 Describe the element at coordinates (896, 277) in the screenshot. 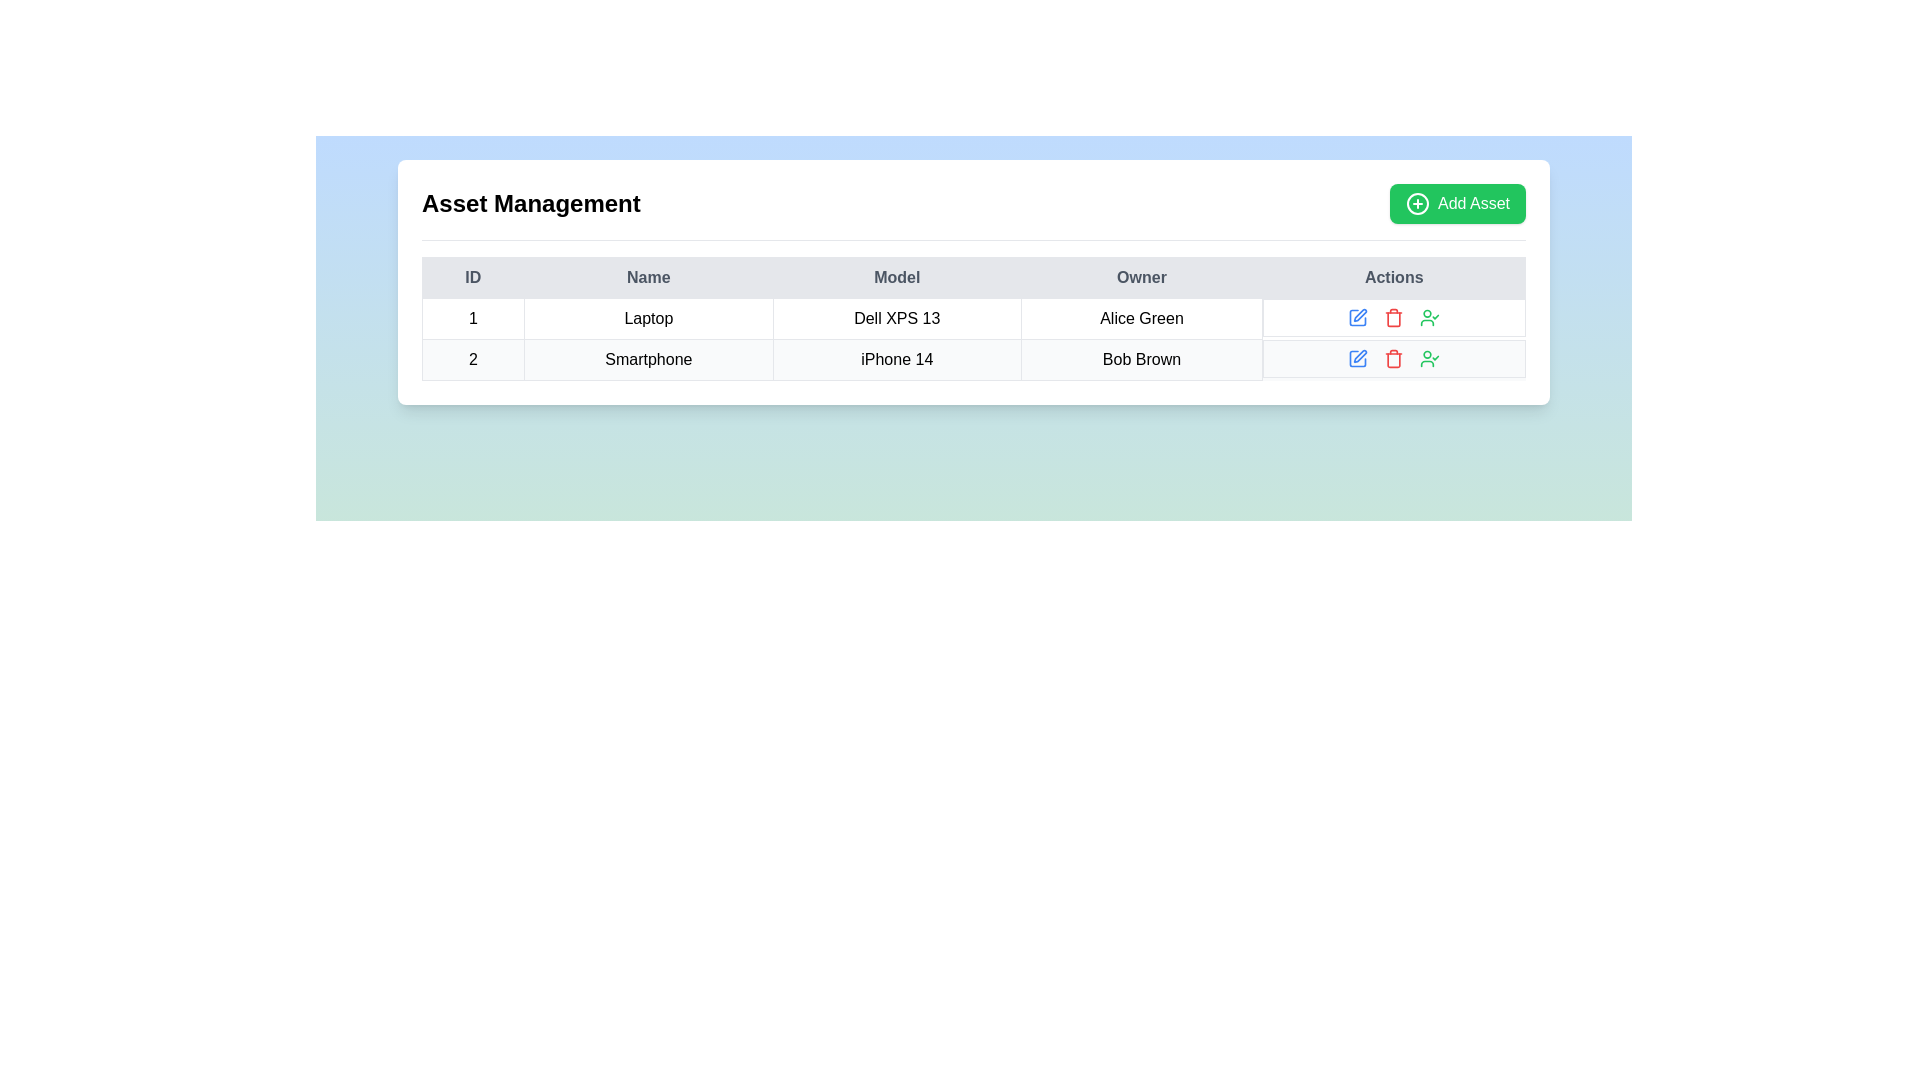

I see `the 'Model' text label in the table header, which is styled with a minimalist design and located in the third column of the header row` at that location.